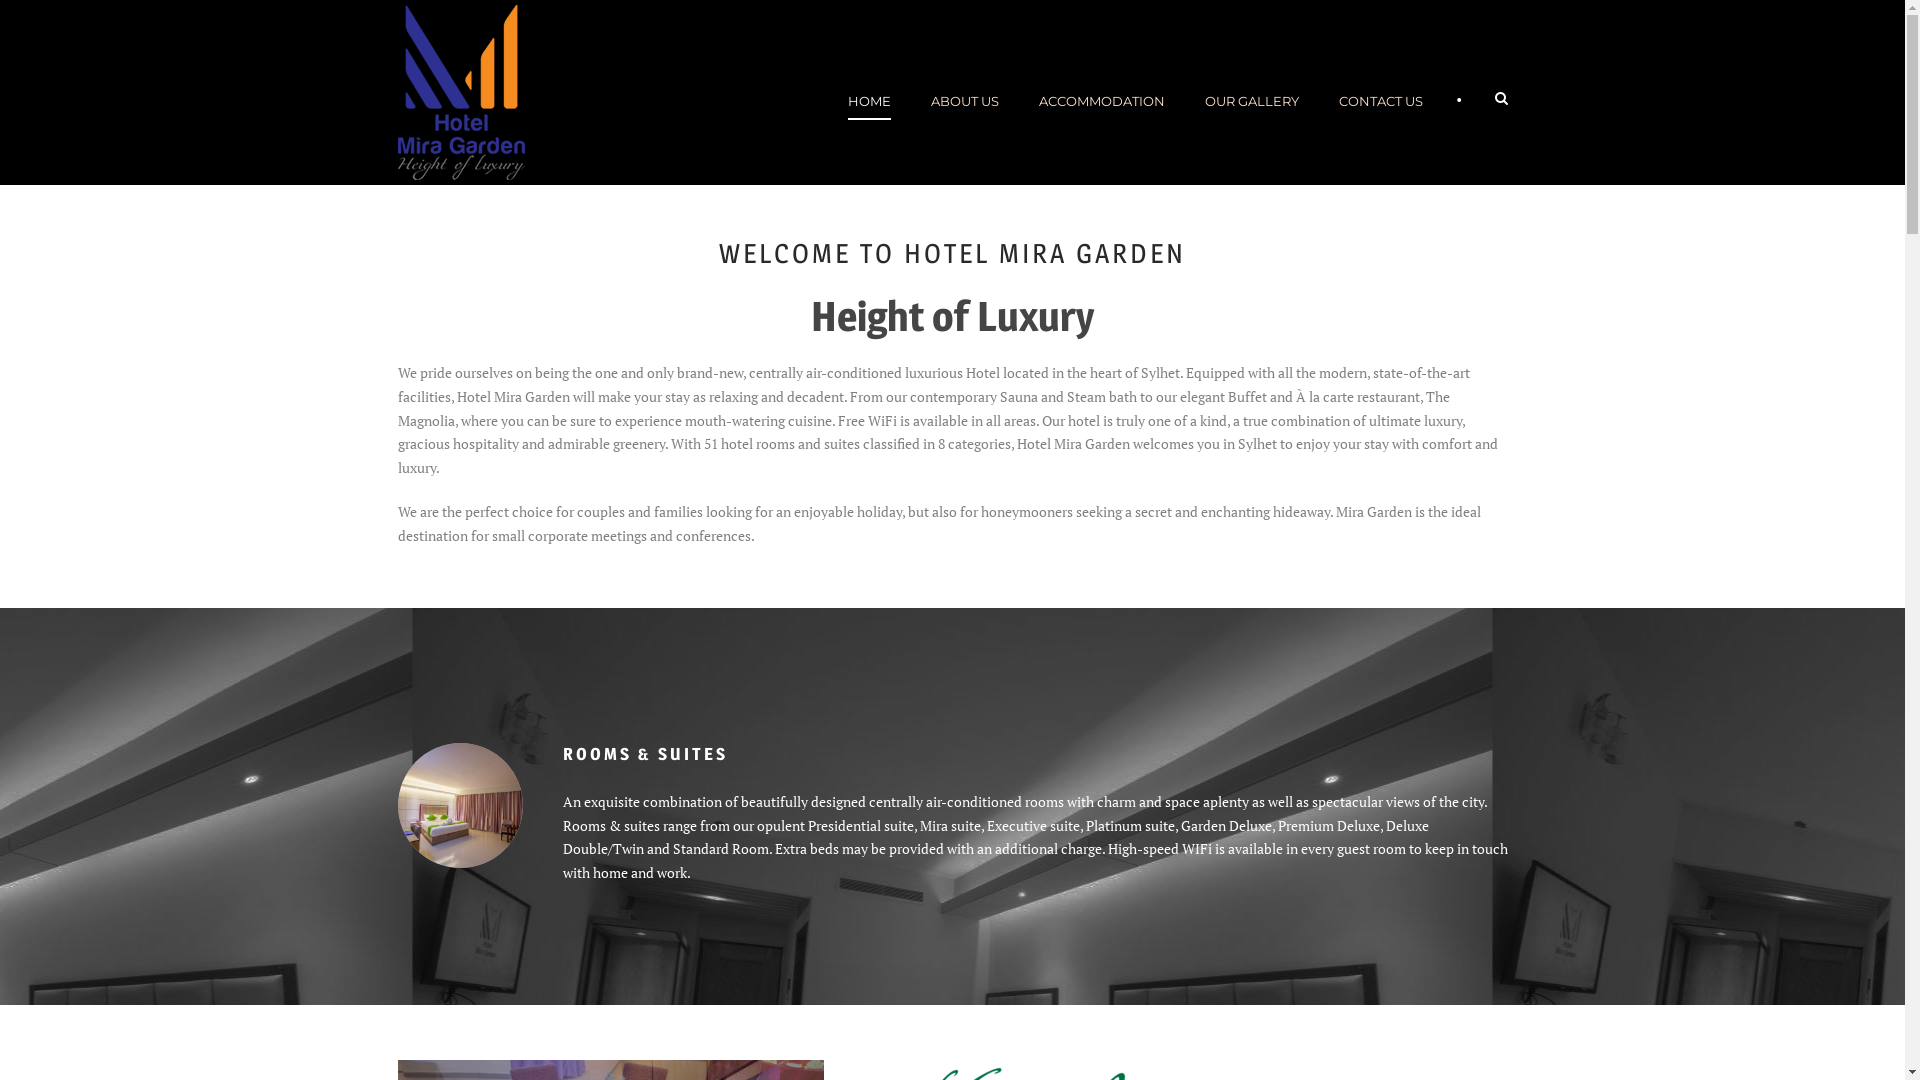 The width and height of the screenshot is (1920, 1080). Describe the element at coordinates (964, 123) in the screenshot. I see `'ABOUT US'` at that location.